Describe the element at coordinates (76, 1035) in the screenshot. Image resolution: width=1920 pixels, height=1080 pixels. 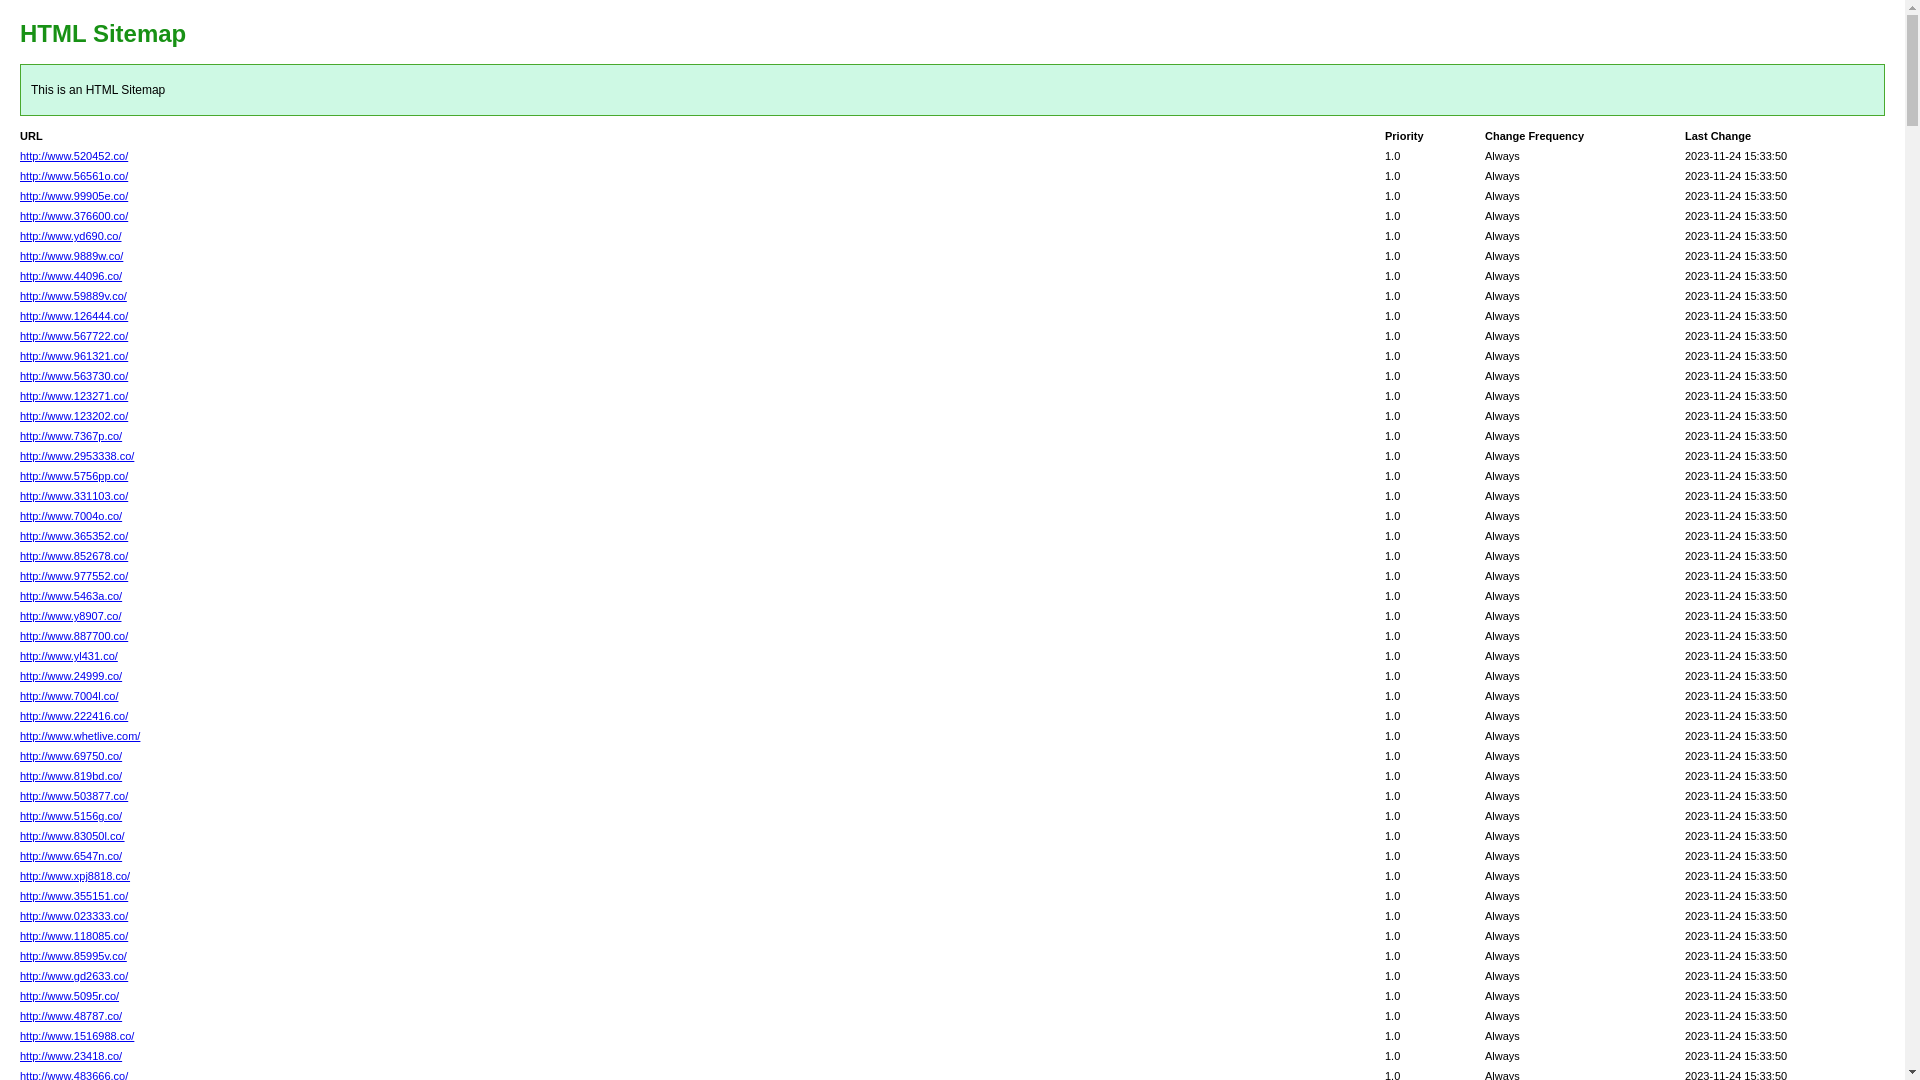
I see `'http://www.1516988.co/'` at that location.